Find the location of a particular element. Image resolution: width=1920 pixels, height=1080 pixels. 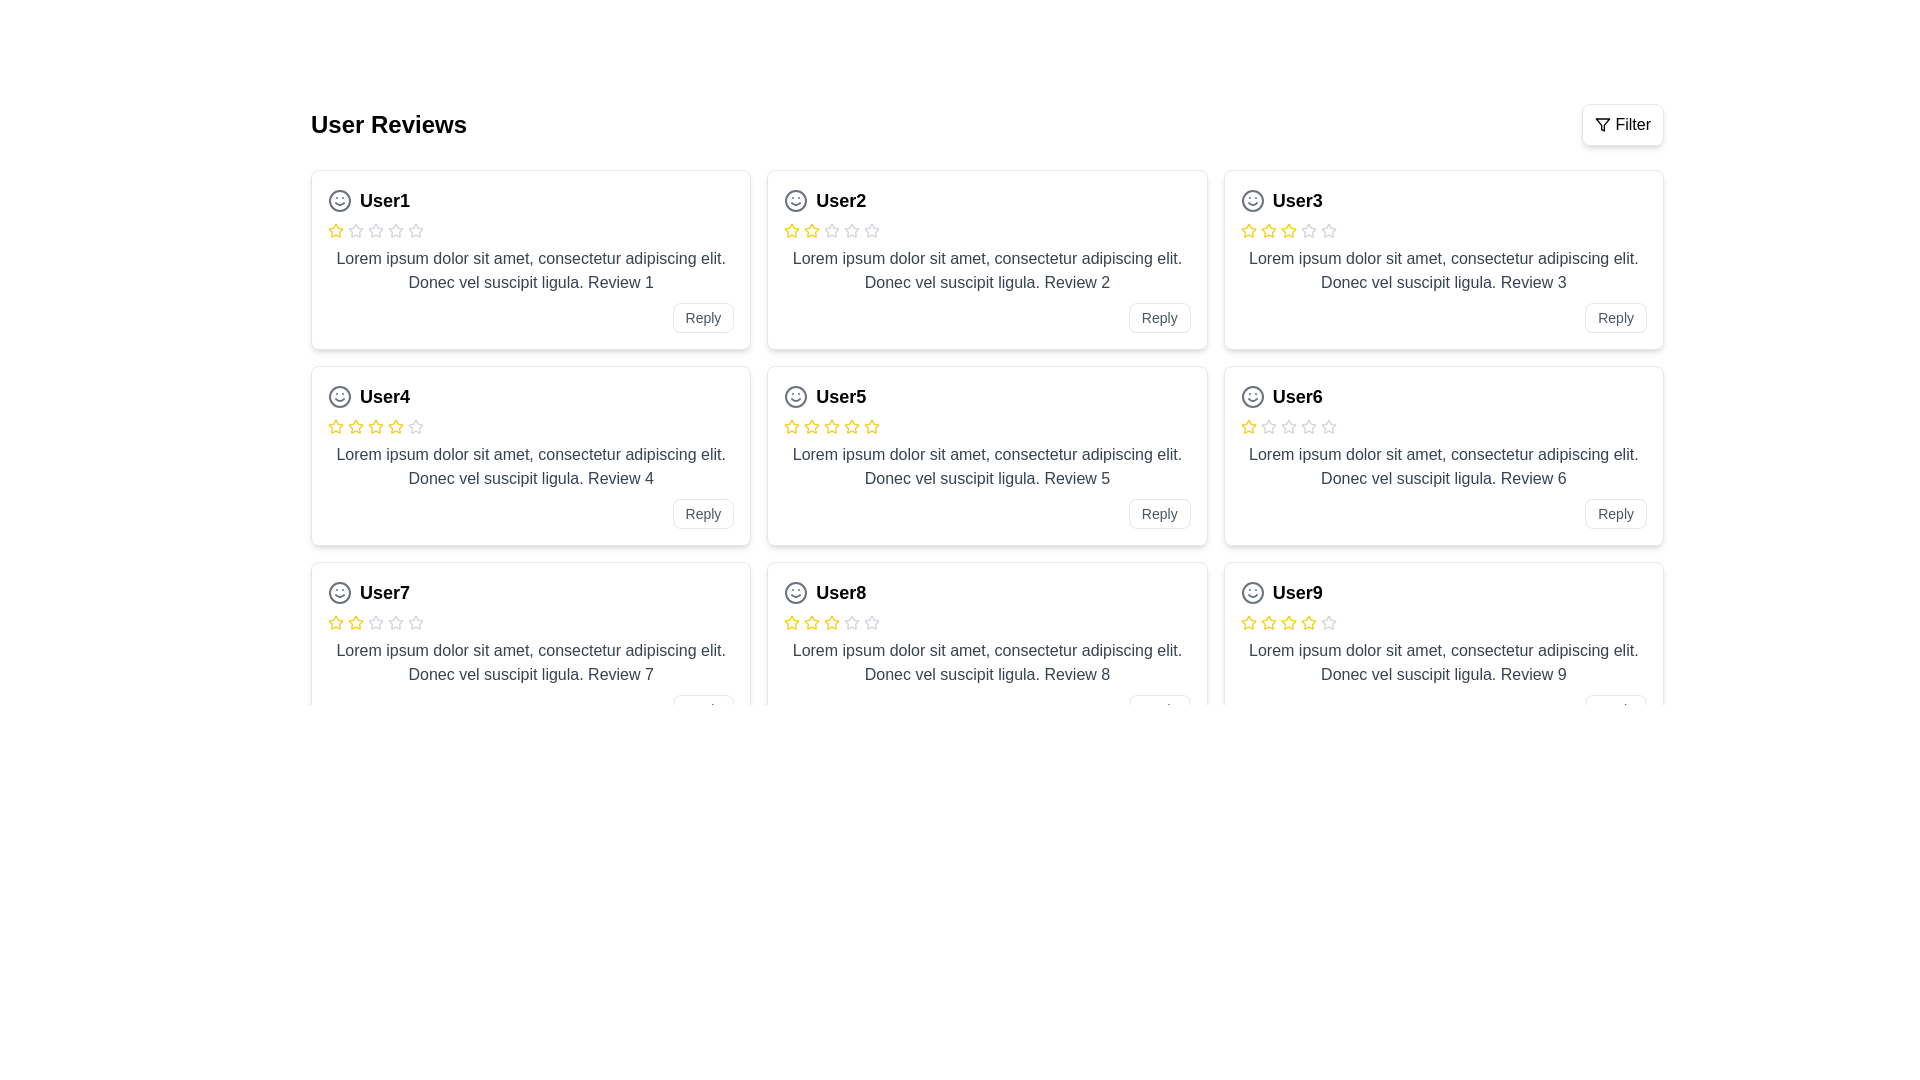

the second star icon in the rating row for 'User7' located in the bottom-left card of the interface is located at coordinates (375, 621).